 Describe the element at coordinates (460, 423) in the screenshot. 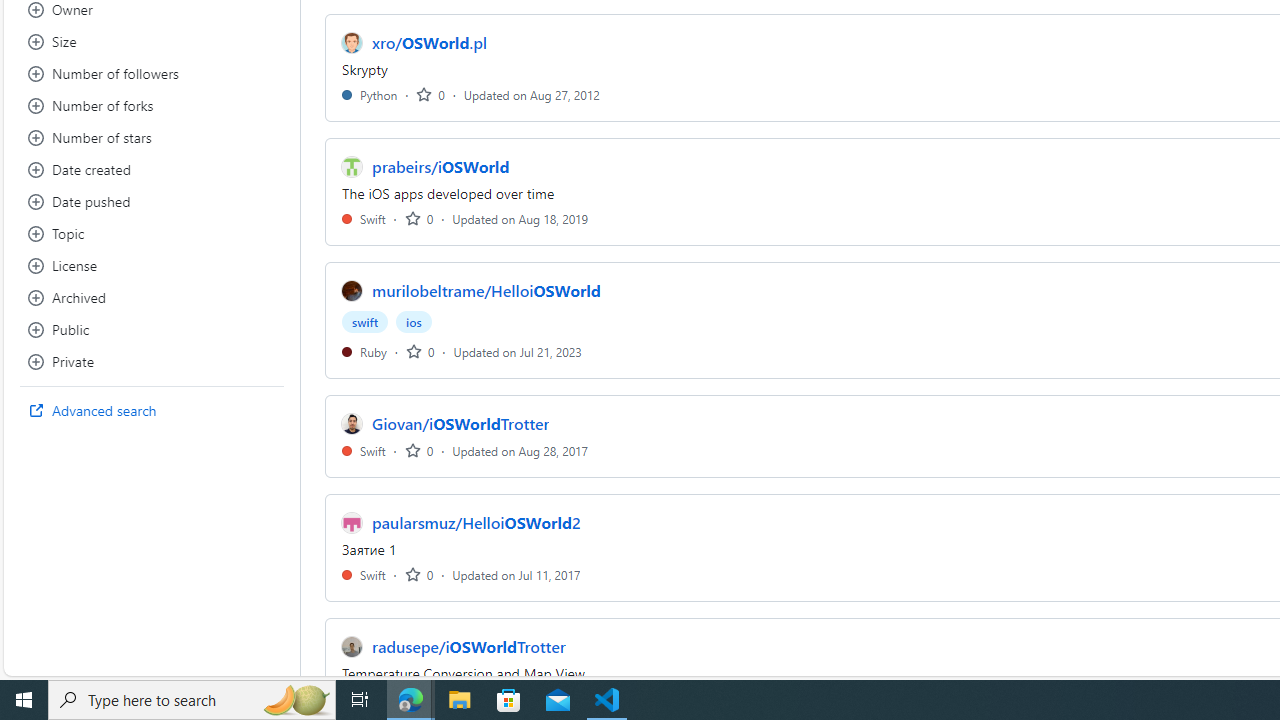

I see `'Giovan/iOSWorldTrotter'` at that location.